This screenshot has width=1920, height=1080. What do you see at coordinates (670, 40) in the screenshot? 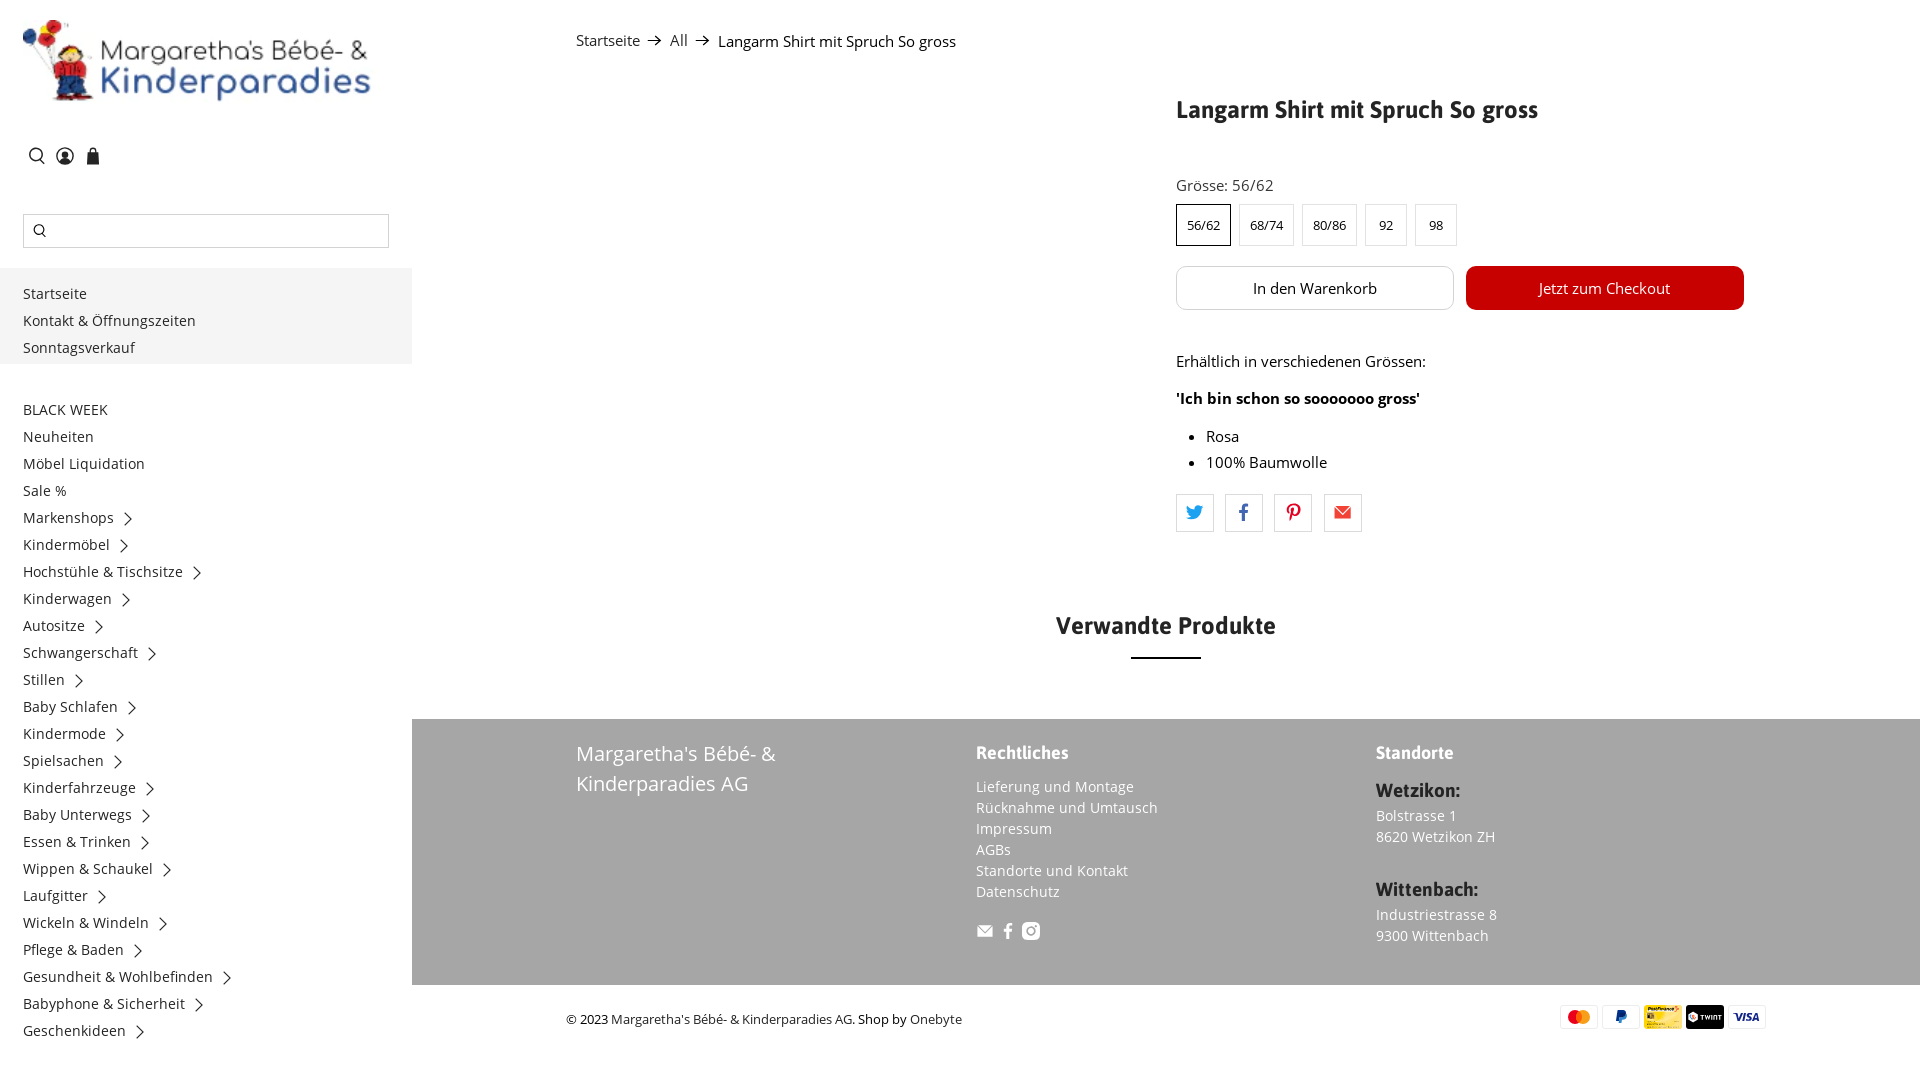
I see `'All'` at bounding box center [670, 40].